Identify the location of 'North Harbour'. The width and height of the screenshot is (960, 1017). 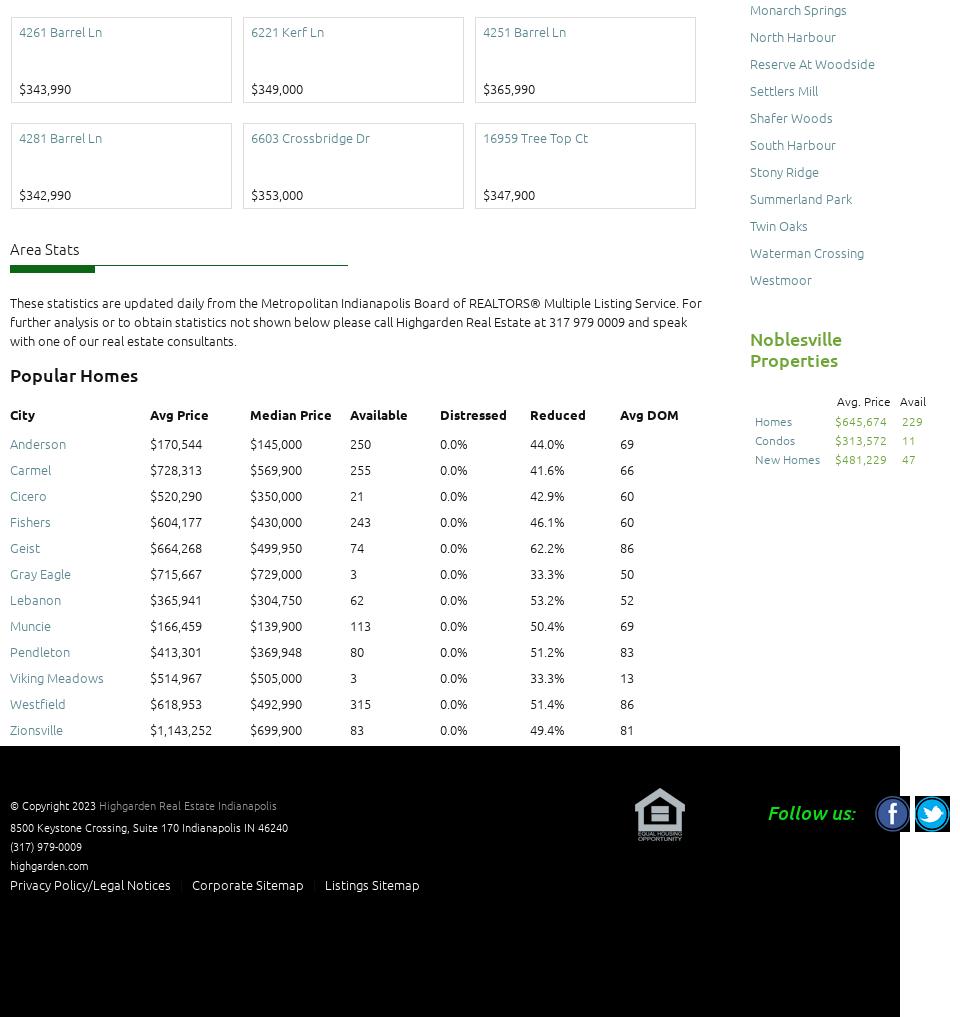
(748, 35).